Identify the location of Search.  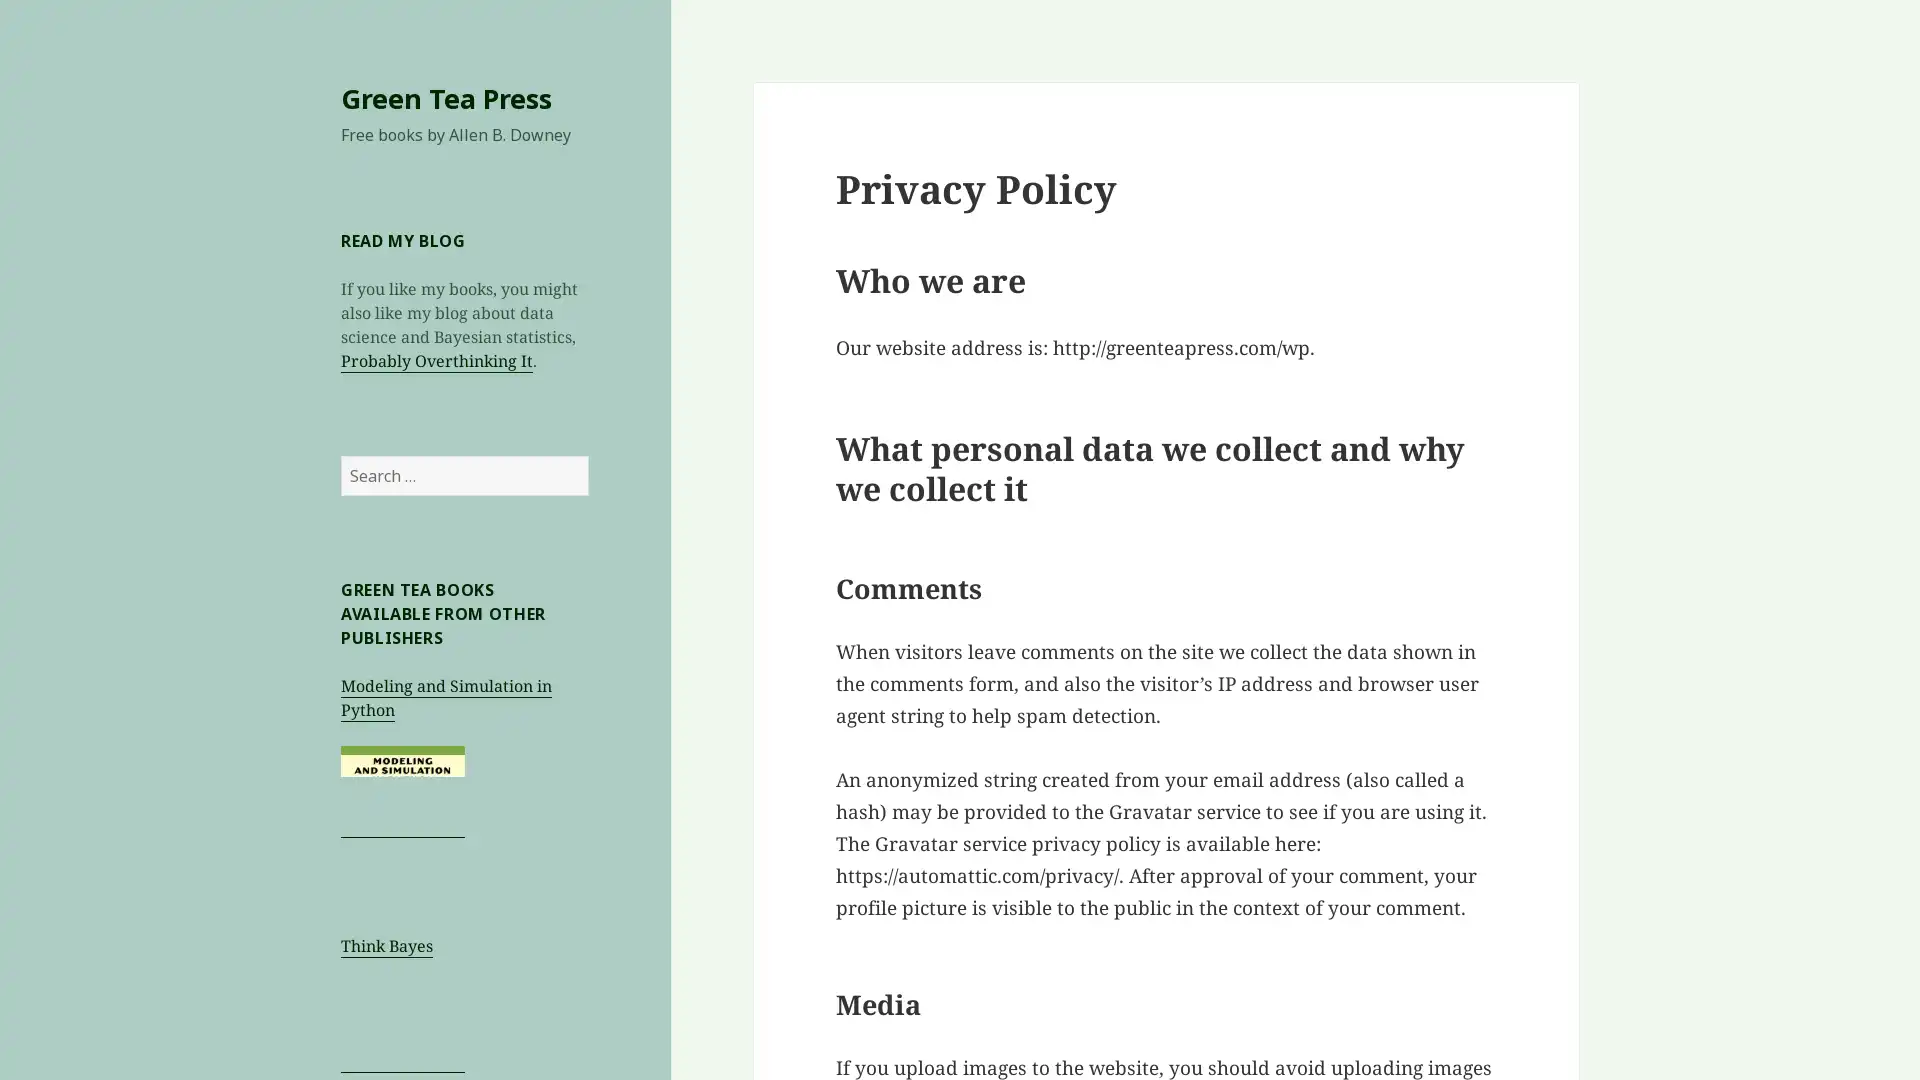
(587, 455).